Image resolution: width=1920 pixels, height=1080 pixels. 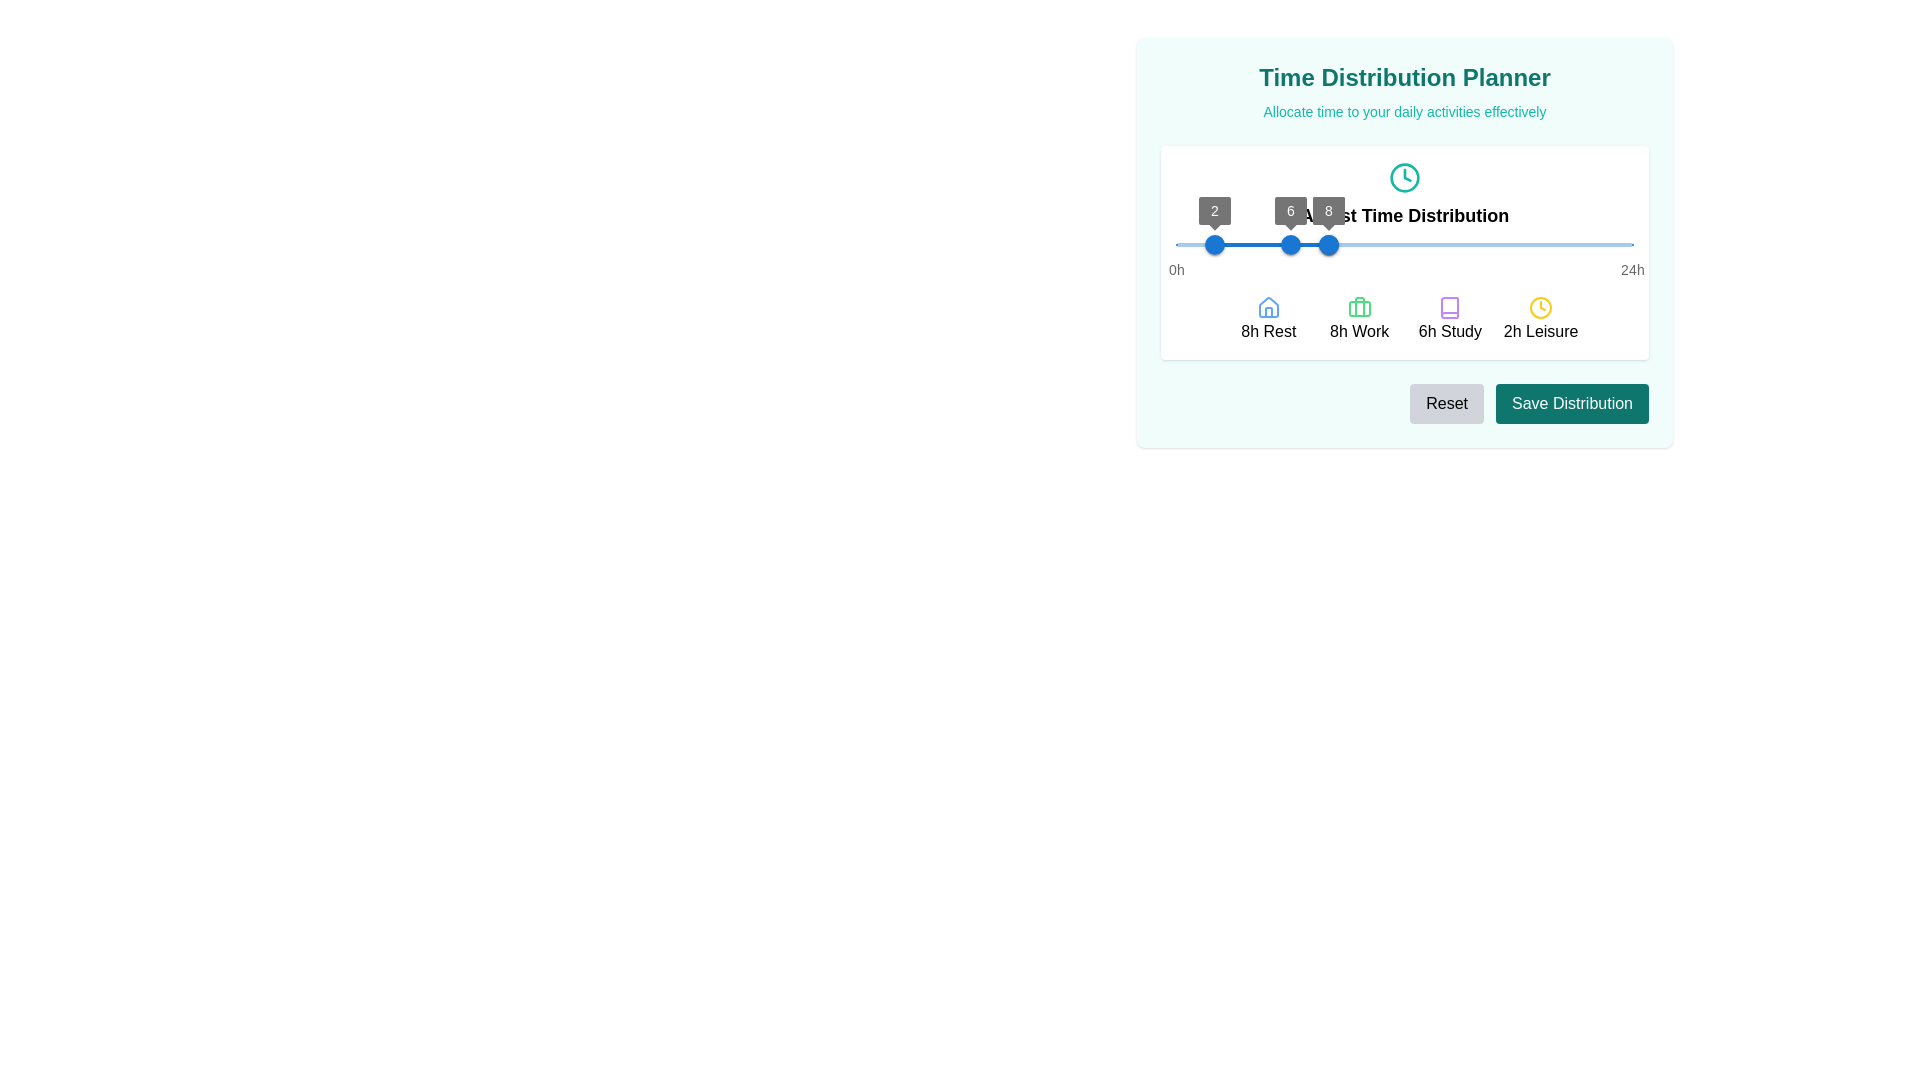 I want to click on the circular bubble labeled '2' which indicates the value on the blue timeline slider in the 'Time Distribution Planner' interface, so click(x=1213, y=211).